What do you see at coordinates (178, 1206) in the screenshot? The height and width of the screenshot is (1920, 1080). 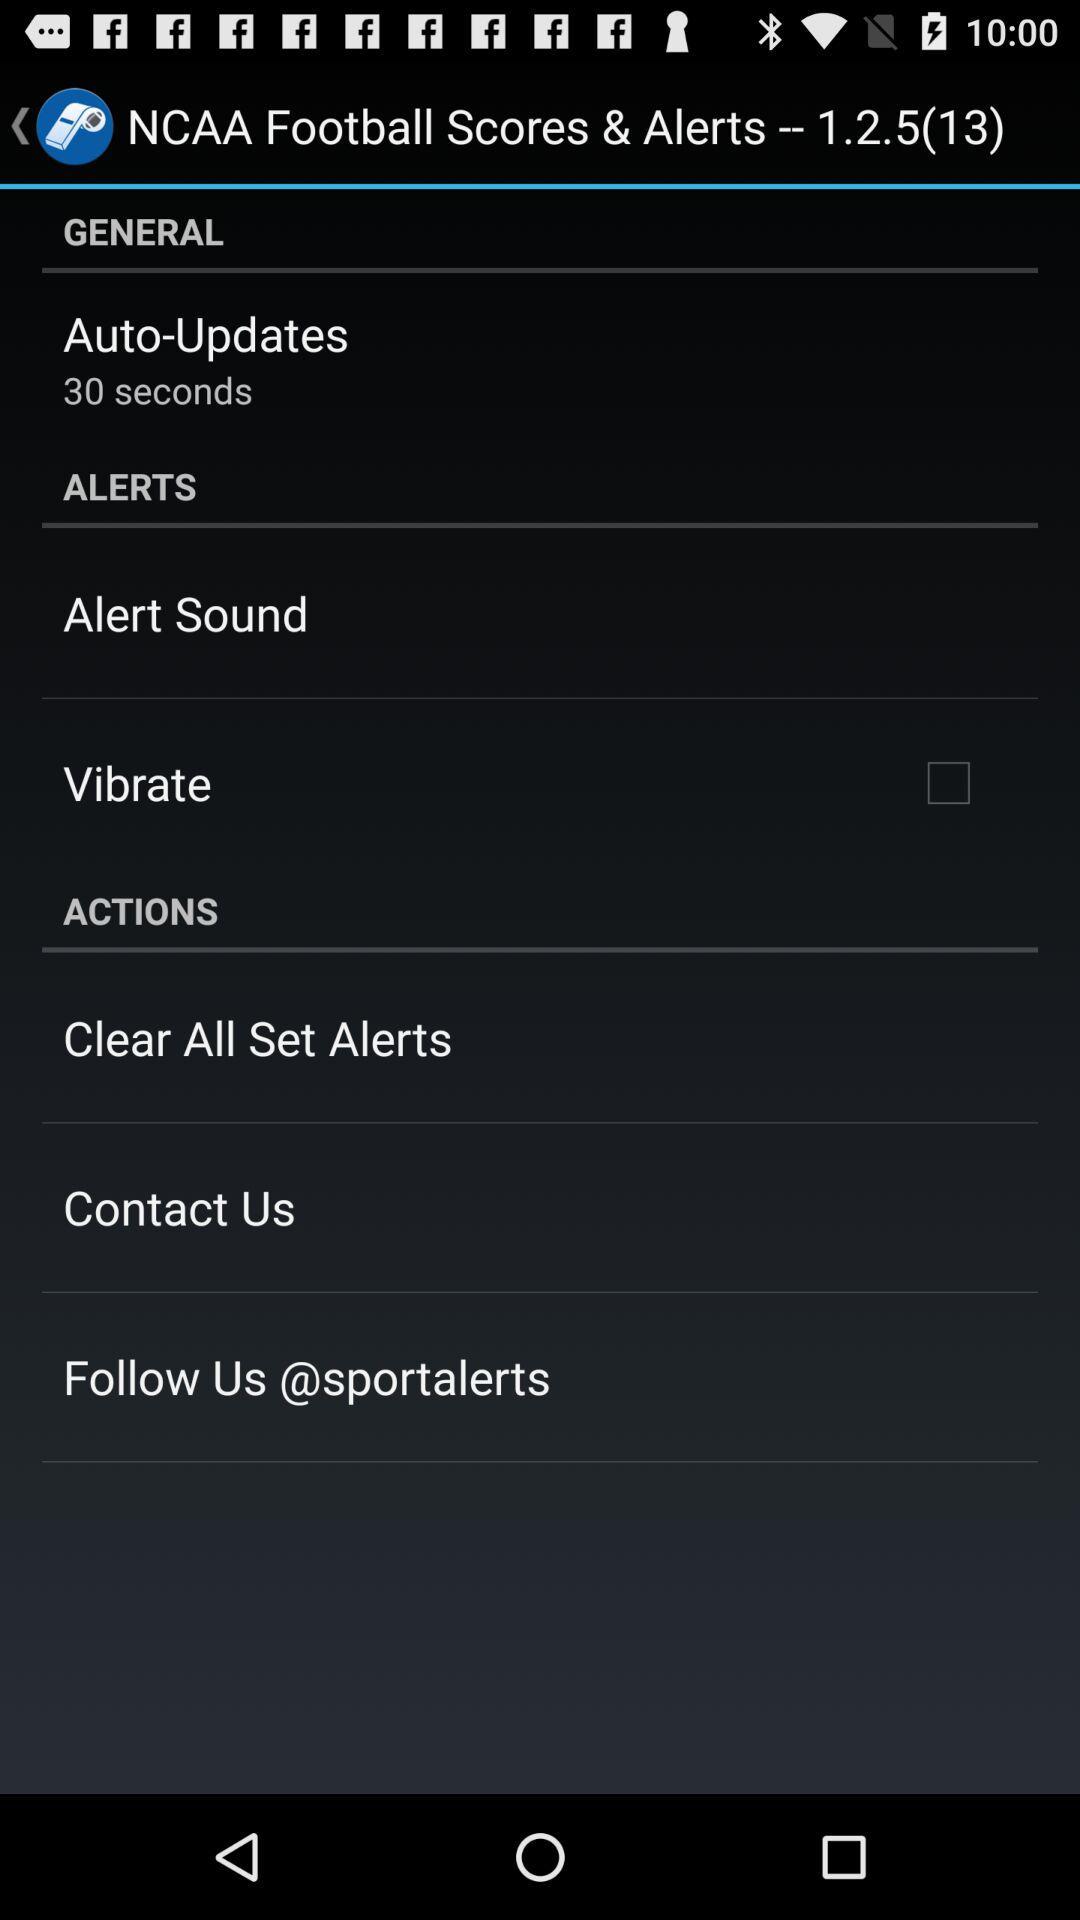 I see `the icon below clear all set icon` at bounding box center [178, 1206].